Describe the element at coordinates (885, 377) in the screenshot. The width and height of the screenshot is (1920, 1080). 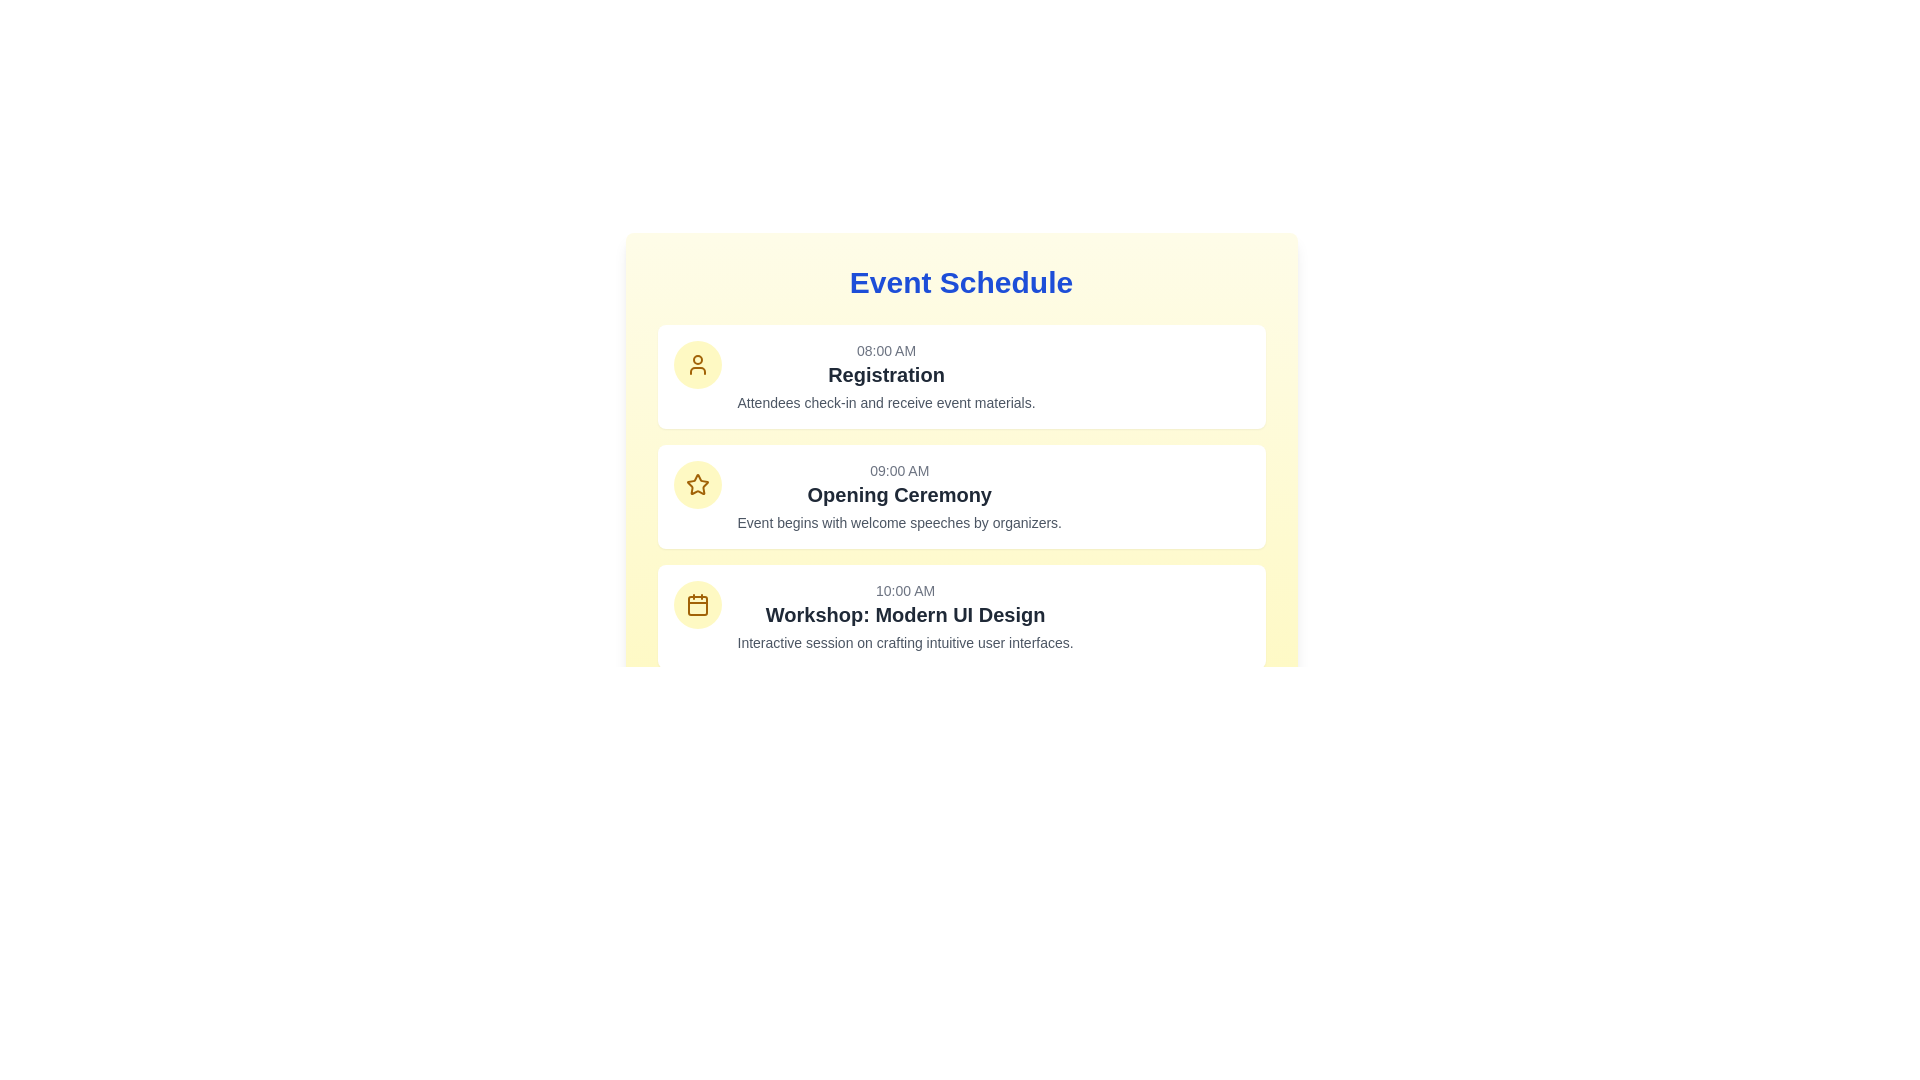
I see `the Text Group containing '08:00 AM', 'Registration', and 'Attendees check-in and receive event materials.' which is positioned below the heading 'Event Schedule.'` at that location.